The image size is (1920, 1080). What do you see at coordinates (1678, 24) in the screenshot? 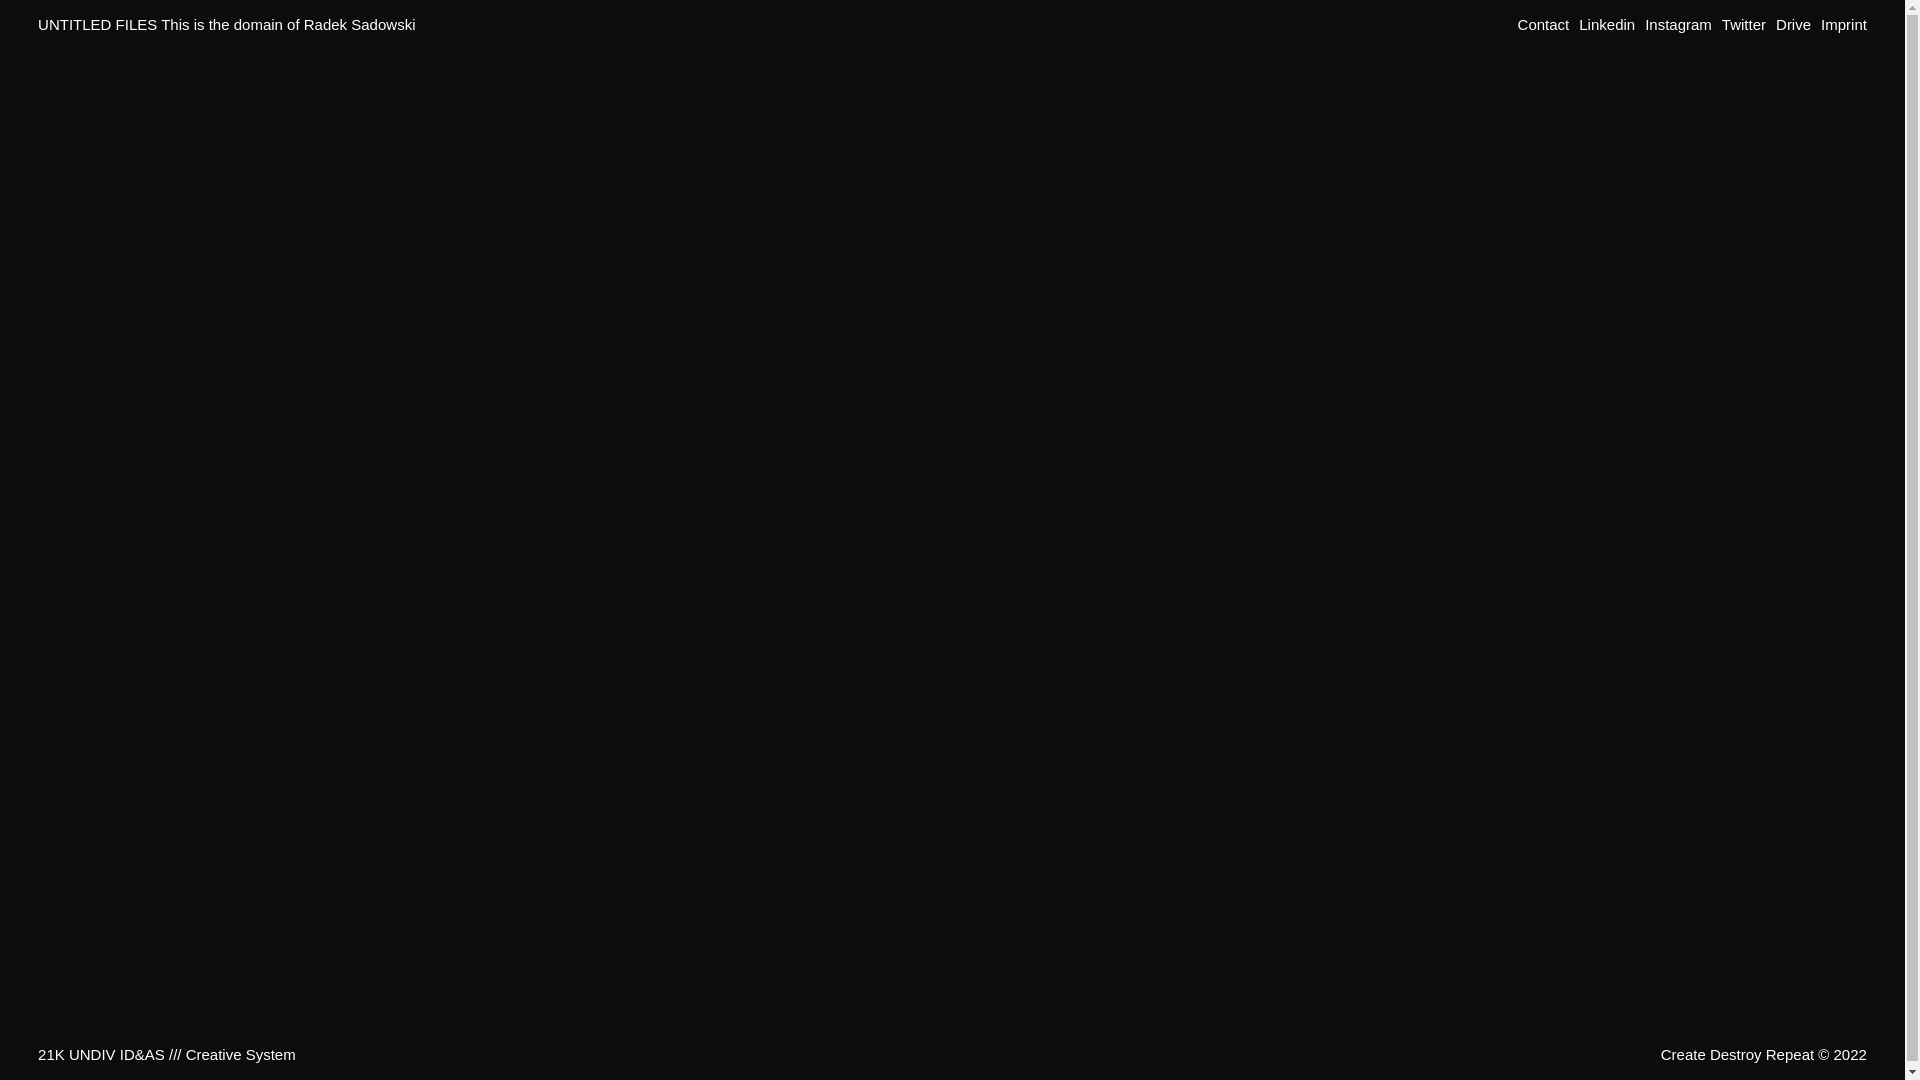
I see `'Instagram'` at bounding box center [1678, 24].